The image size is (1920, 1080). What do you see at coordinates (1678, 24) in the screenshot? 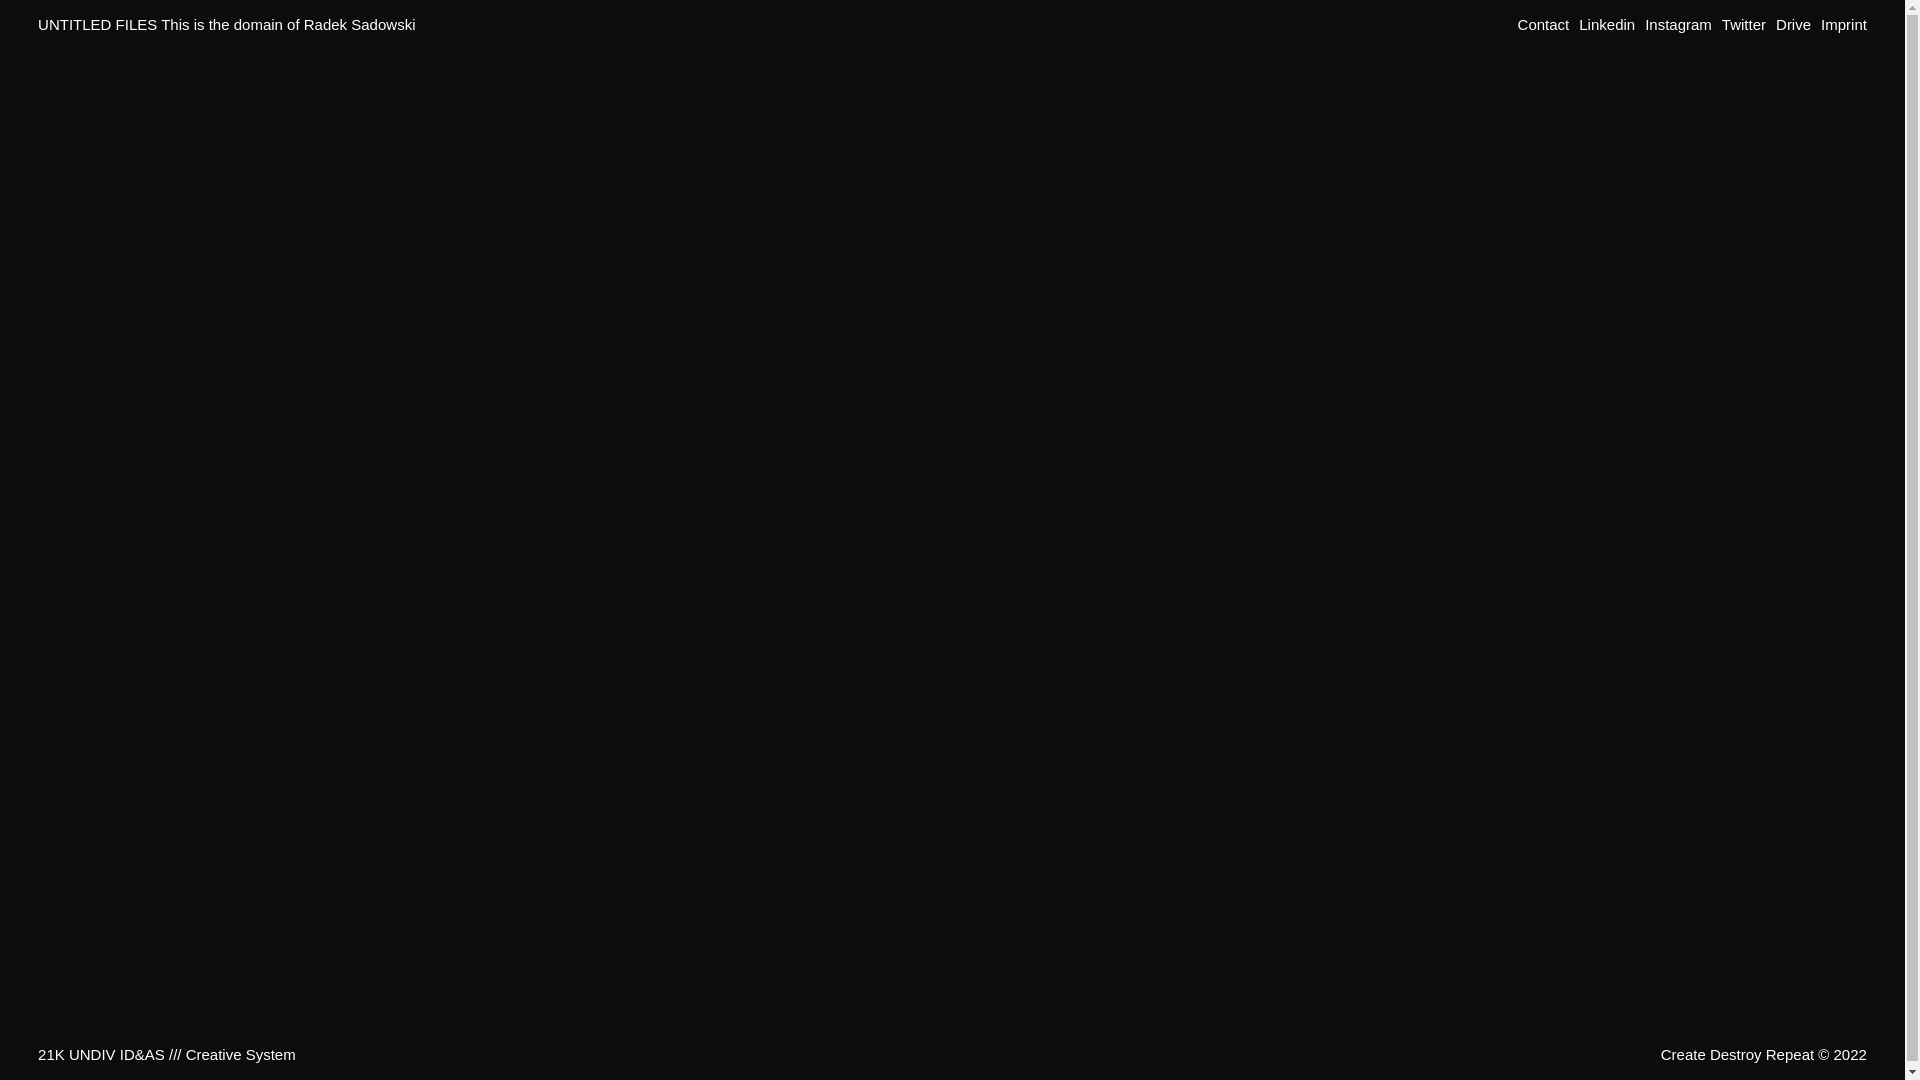
I see `'Instagram'` at bounding box center [1678, 24].